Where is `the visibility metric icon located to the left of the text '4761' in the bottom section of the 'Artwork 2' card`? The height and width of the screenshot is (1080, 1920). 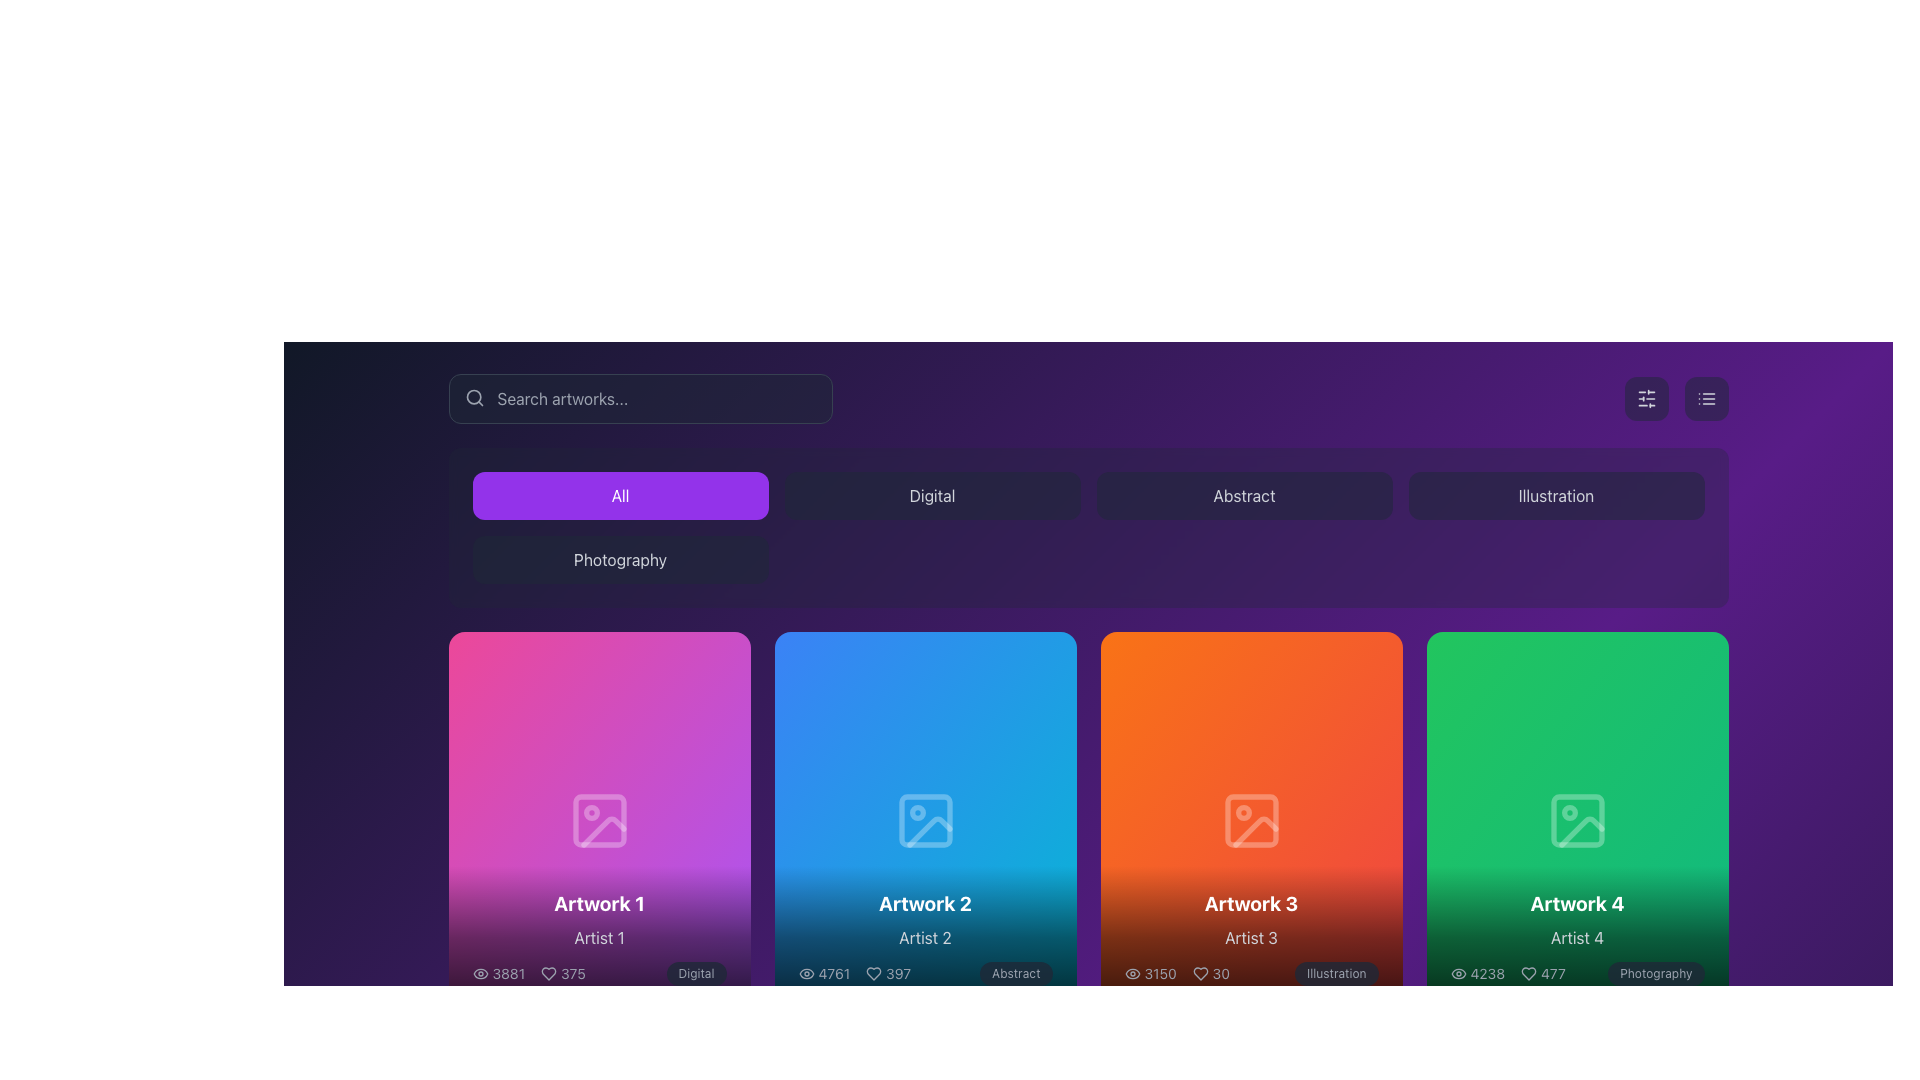
the visibility metric icon located to the left of the text '4761' in the bottom section of the 'Artwork 2' card is located at coordinates (806, 972).